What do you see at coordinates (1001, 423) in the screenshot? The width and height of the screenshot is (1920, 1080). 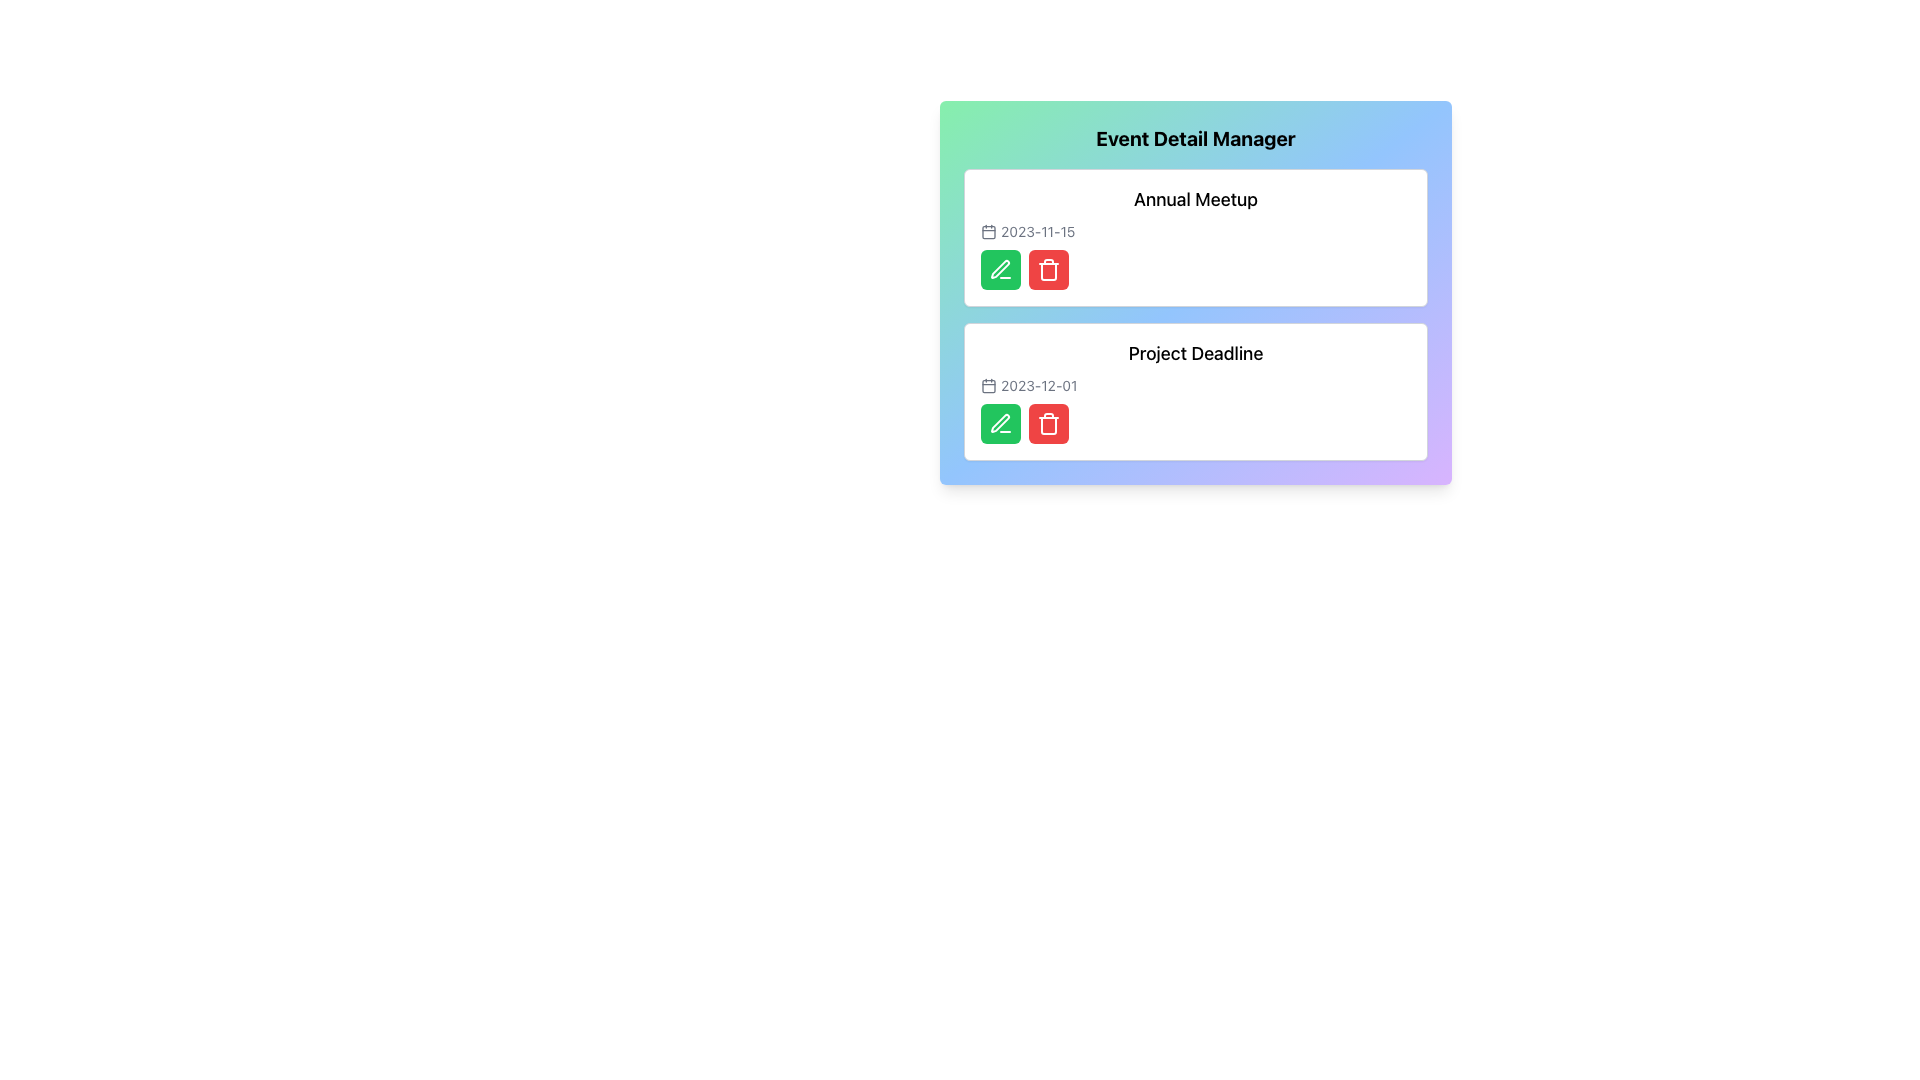 I see `the 'edit' icon located within the green button in the lower task box labeled 'Project Deadline'` at bounding box center [1001, 423].